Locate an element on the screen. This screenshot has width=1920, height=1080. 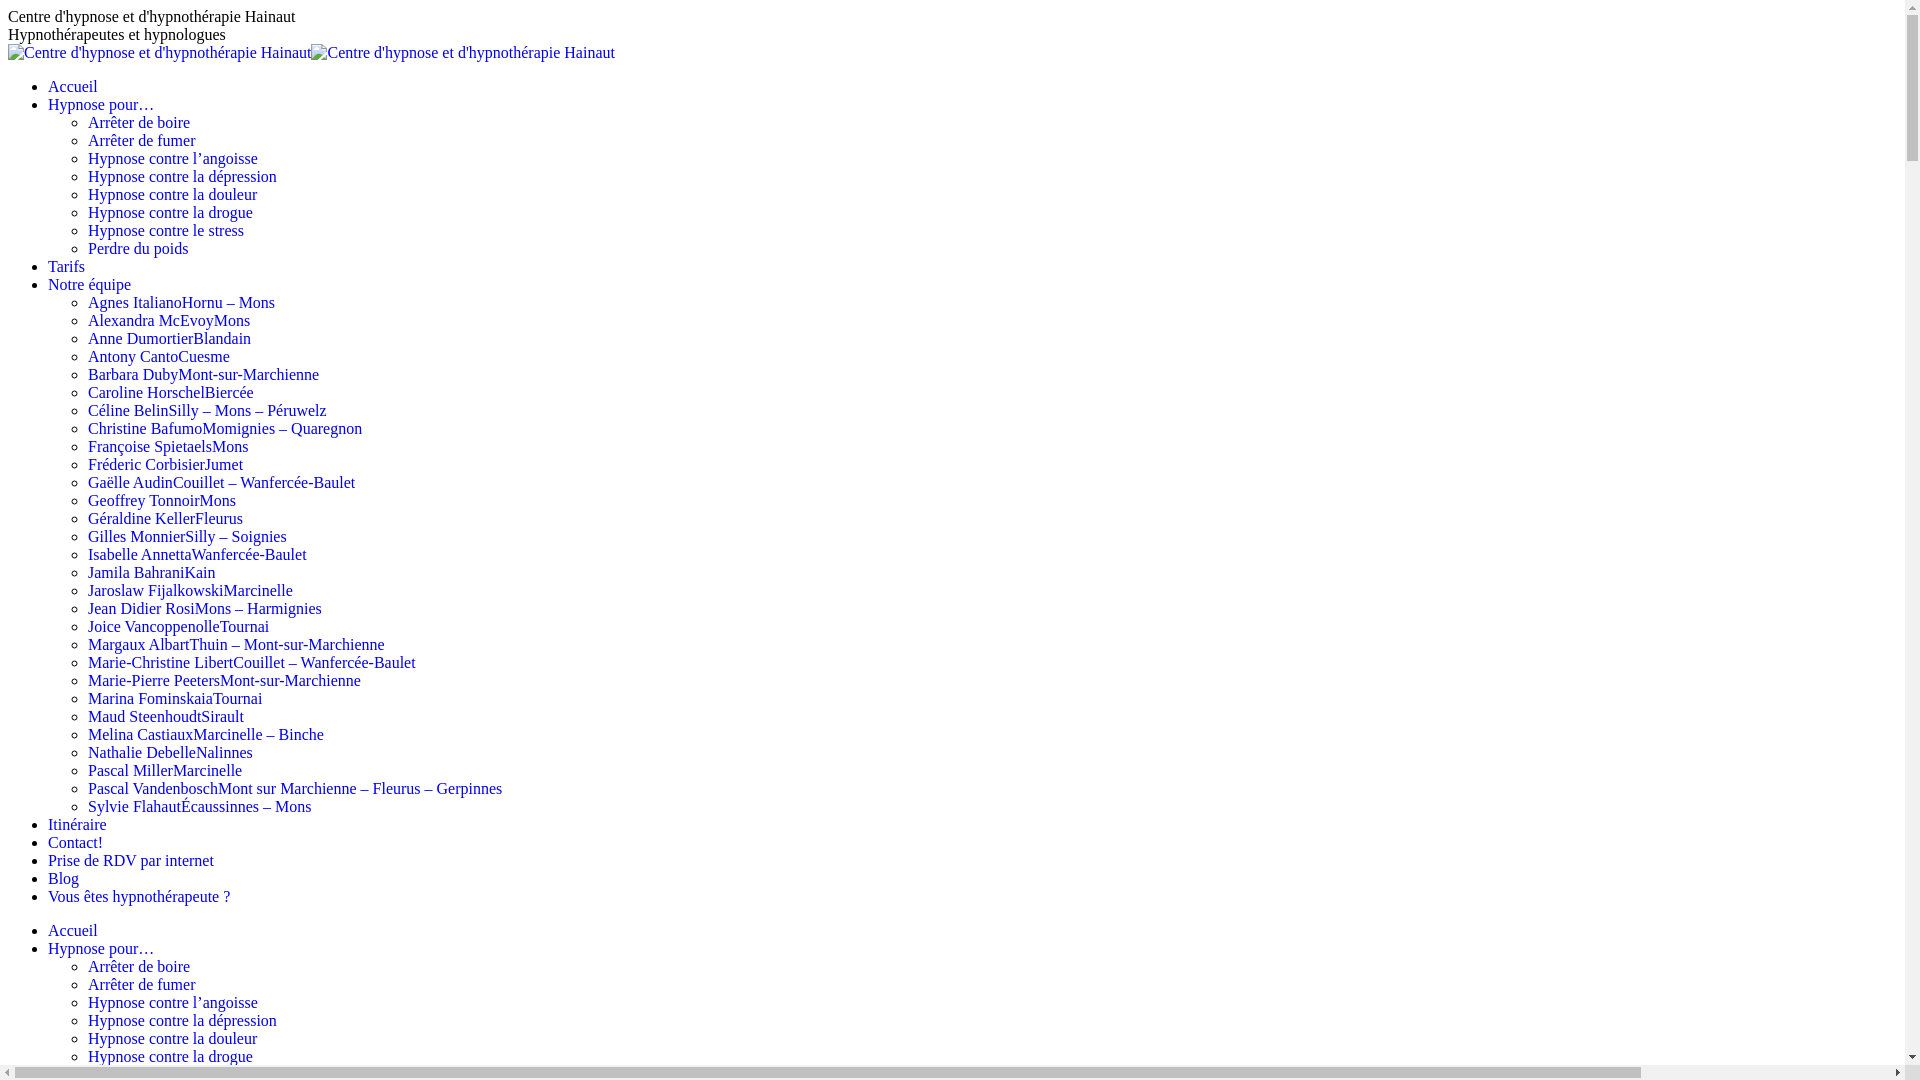
'Alexandra McEvoyMons' is located at coordinates (168, 319).